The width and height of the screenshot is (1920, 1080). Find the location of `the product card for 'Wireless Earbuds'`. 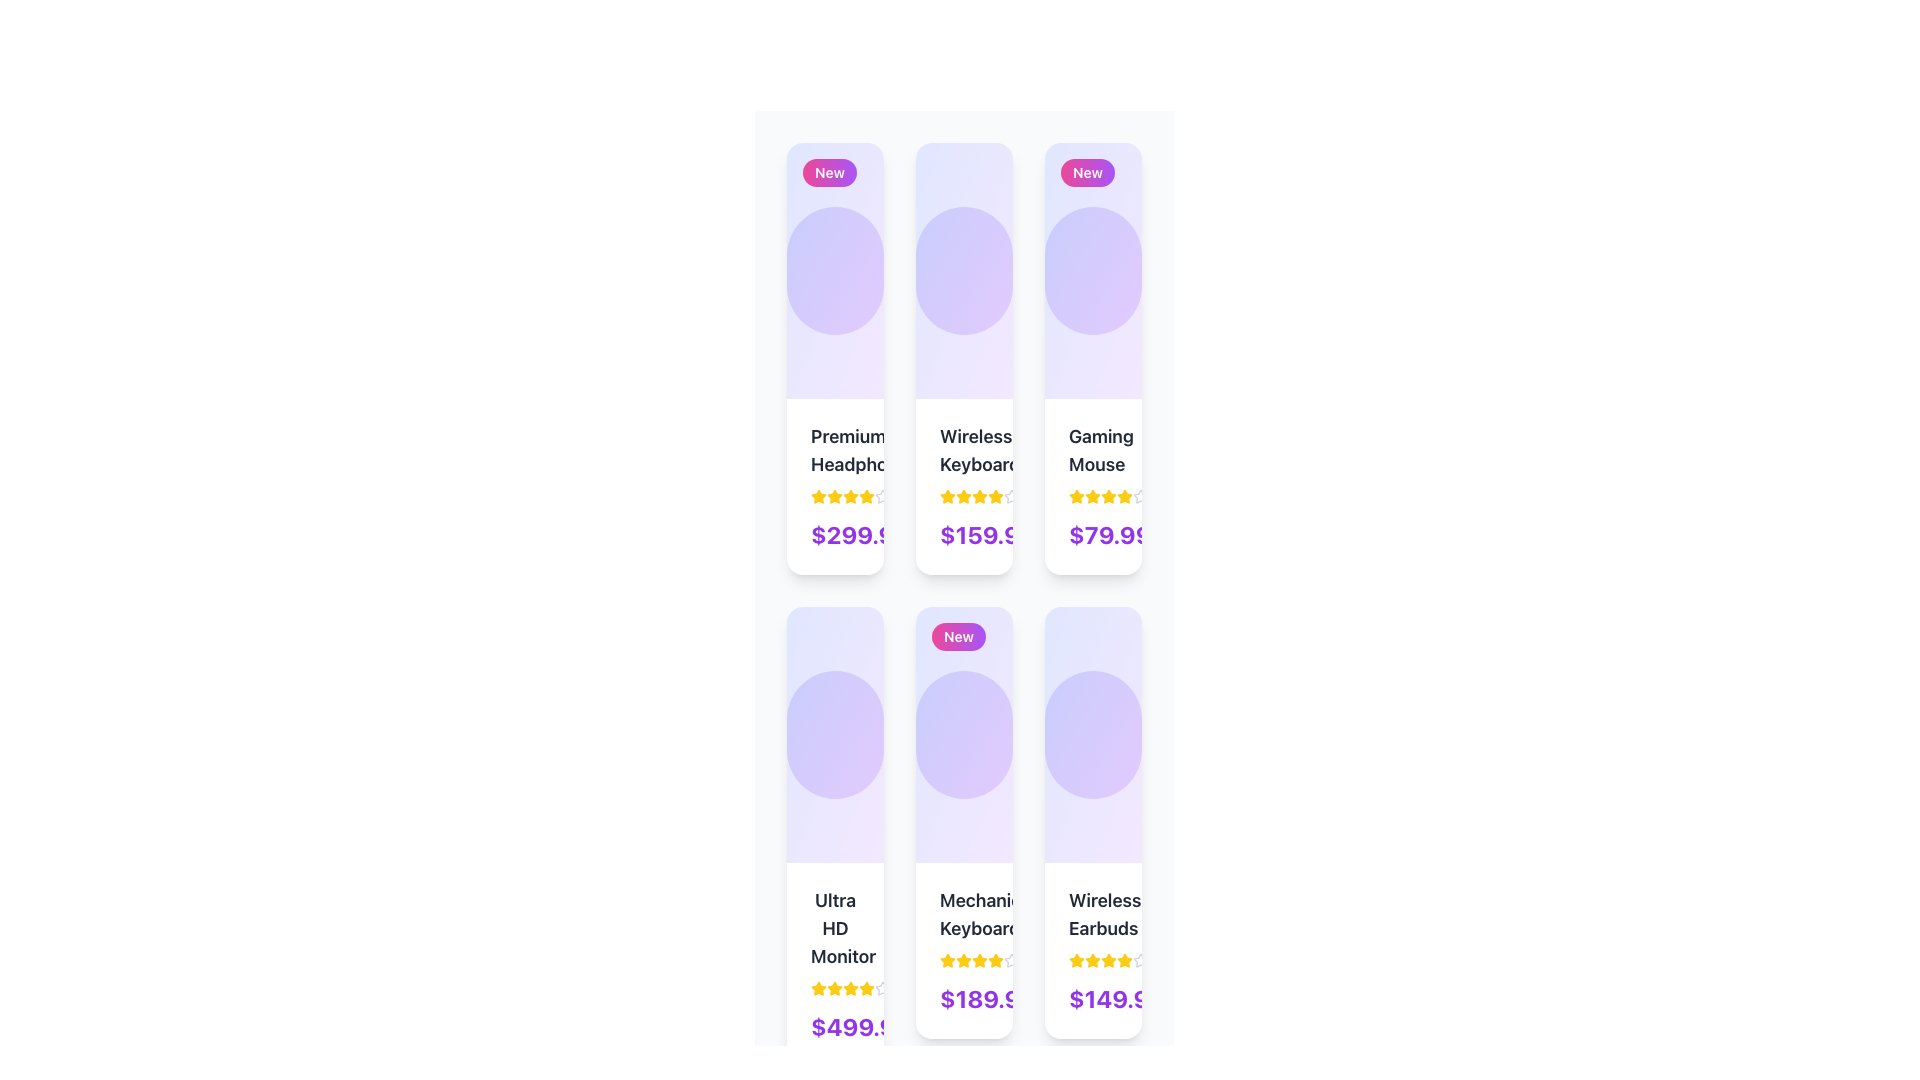

the product card for 'Wireless Earbuds' is located at coordinates (1092, 837).